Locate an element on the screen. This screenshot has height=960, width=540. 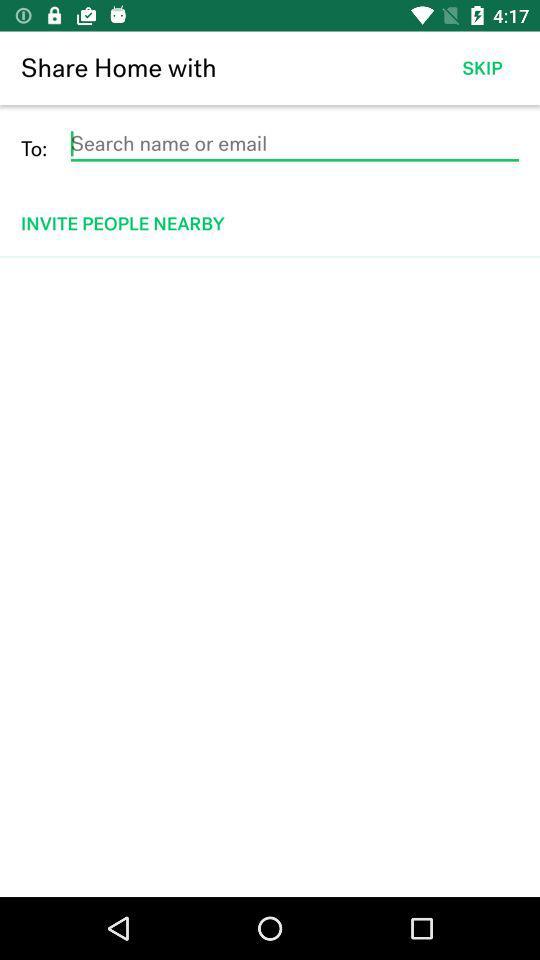
icon to the right of the share home with item is located at coordinates (481, 68).